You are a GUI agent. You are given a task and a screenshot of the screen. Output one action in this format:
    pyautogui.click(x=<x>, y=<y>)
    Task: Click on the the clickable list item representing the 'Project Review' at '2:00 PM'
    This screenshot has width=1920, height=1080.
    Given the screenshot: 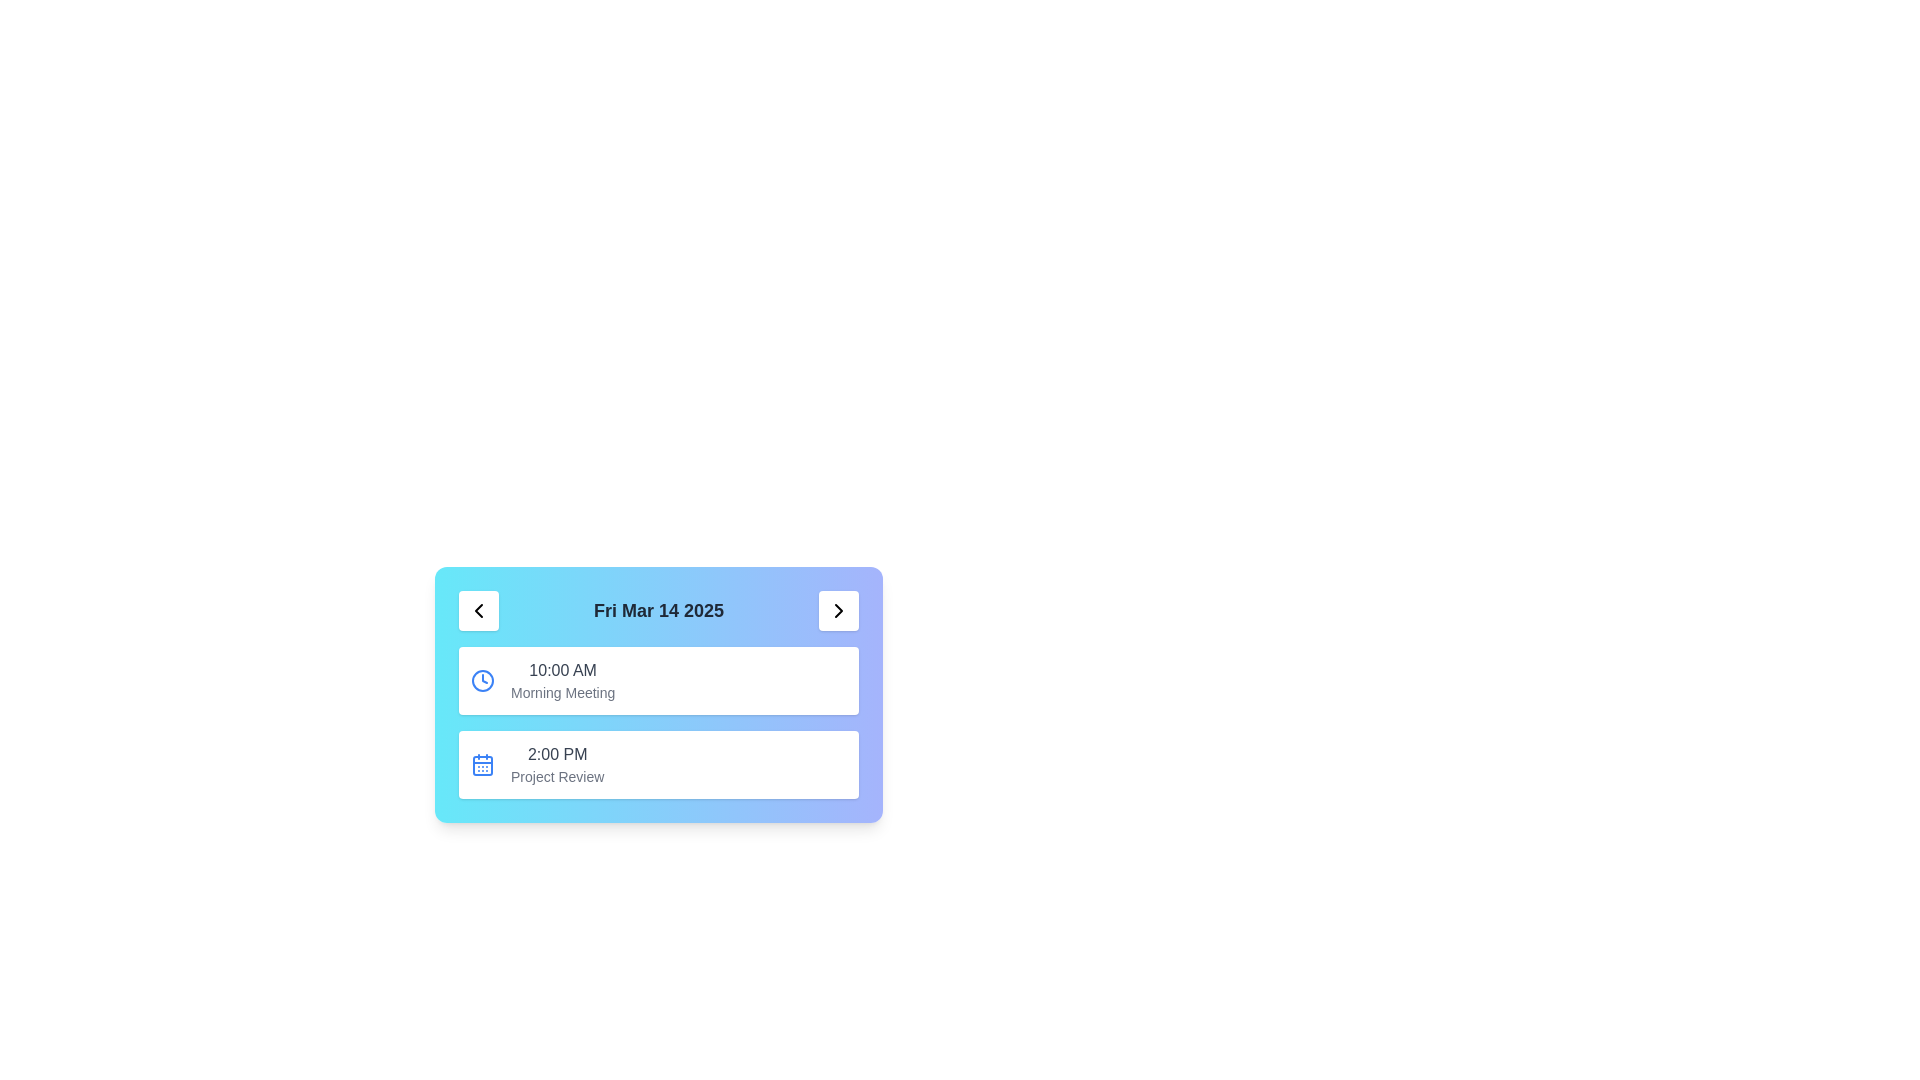 What is the action you would take?
    pyautogui.click(x=658, y=764)
    